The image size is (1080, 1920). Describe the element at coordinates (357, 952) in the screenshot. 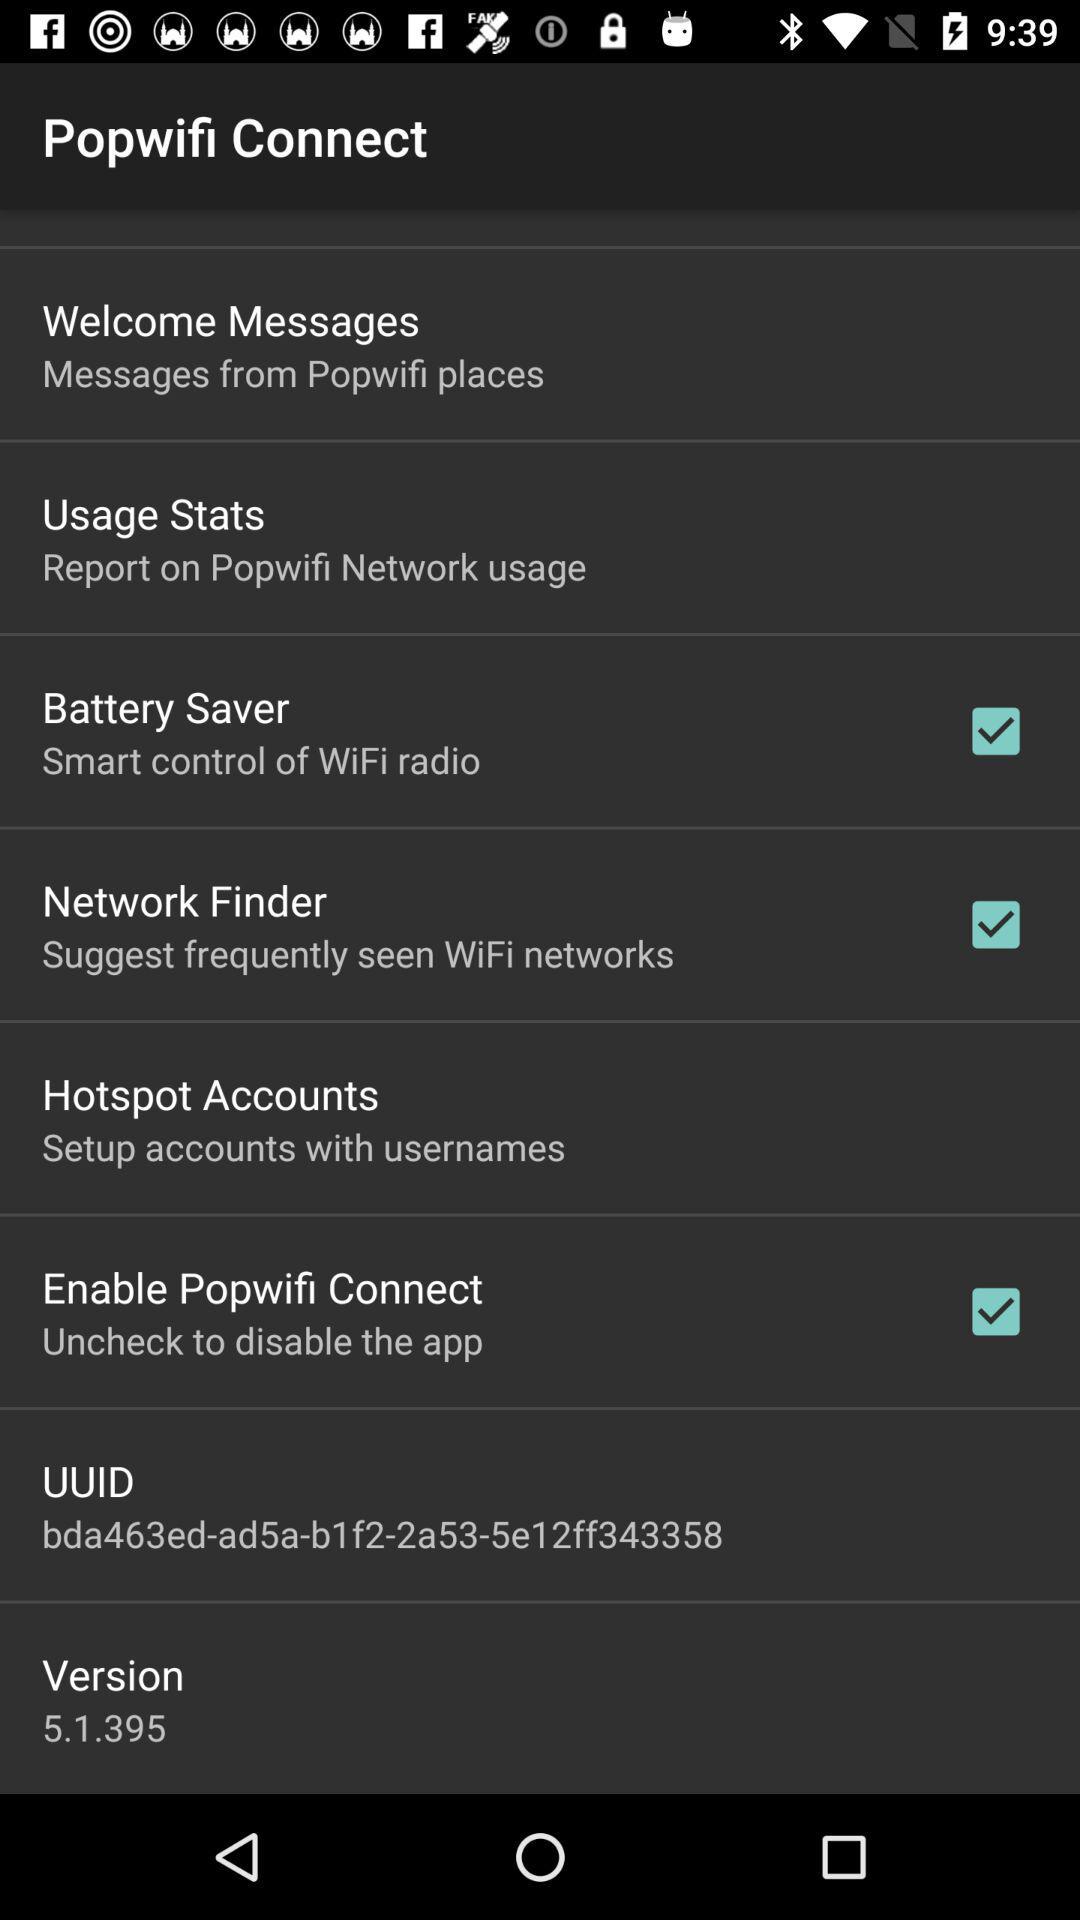

I see `the suggest frequently seen app` at that location.